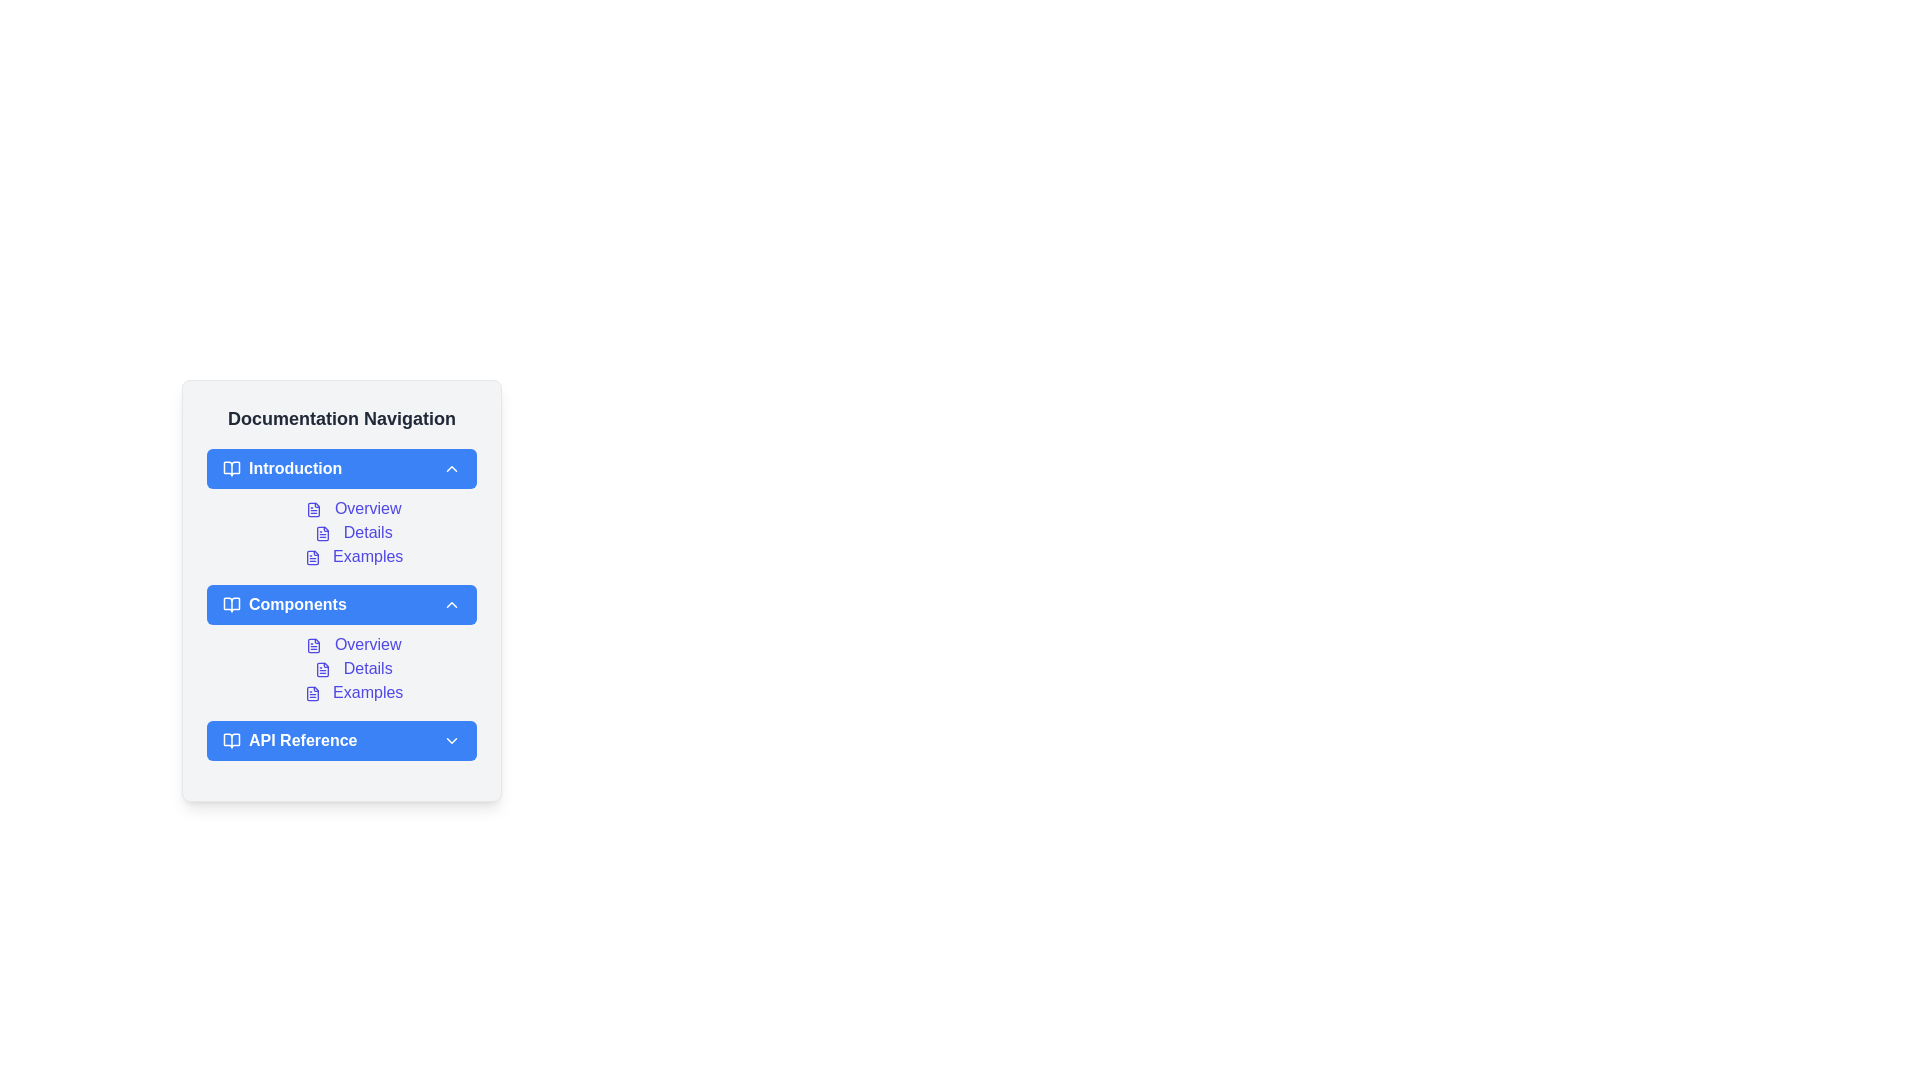  What do you see at coordinates (341, 604) in the screenshot?
I see `the toggle button for the 'Components' section located in the middle of the sidebar, positioned between 'Introduction' and 'API Reference'` at bounding box center [341, 604].